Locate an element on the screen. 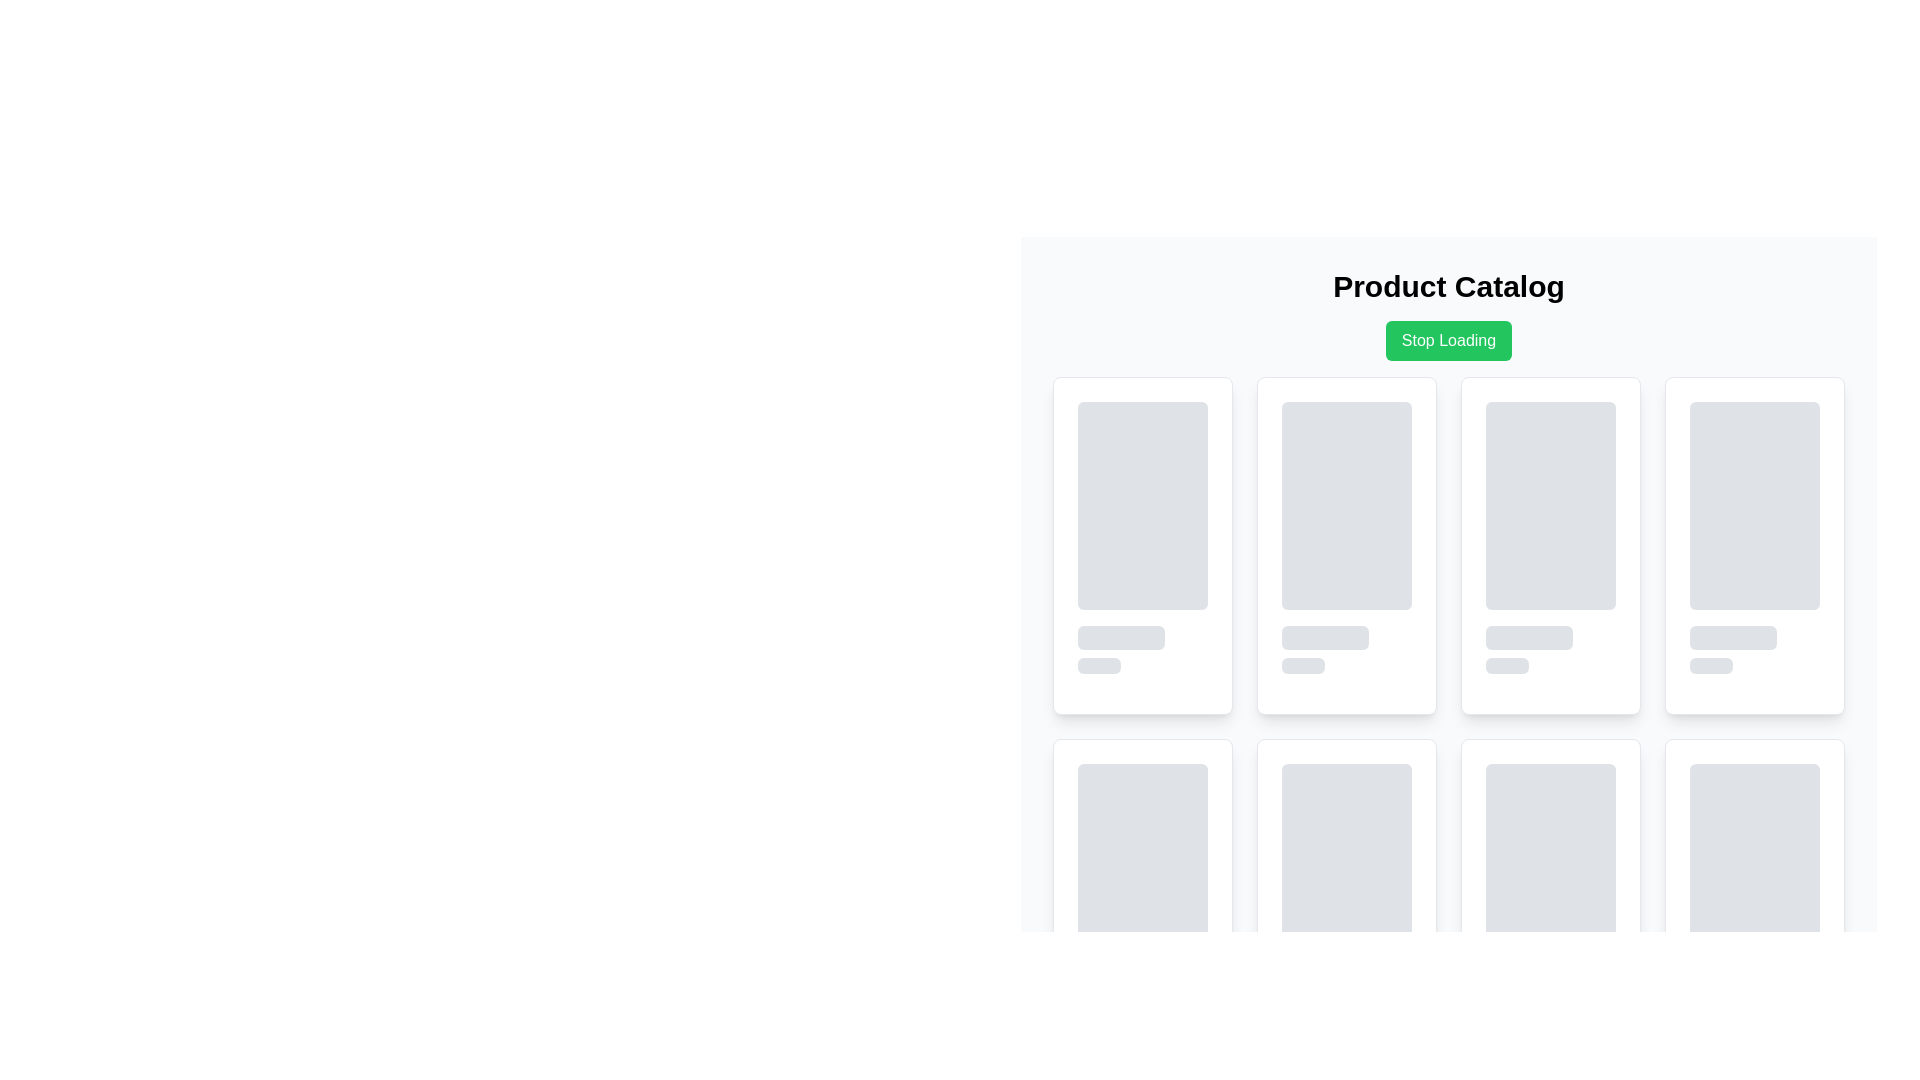 The image size is (1920, 1080). the card in the second row and first column of the grid layout is located at coordinates (1142, 907).